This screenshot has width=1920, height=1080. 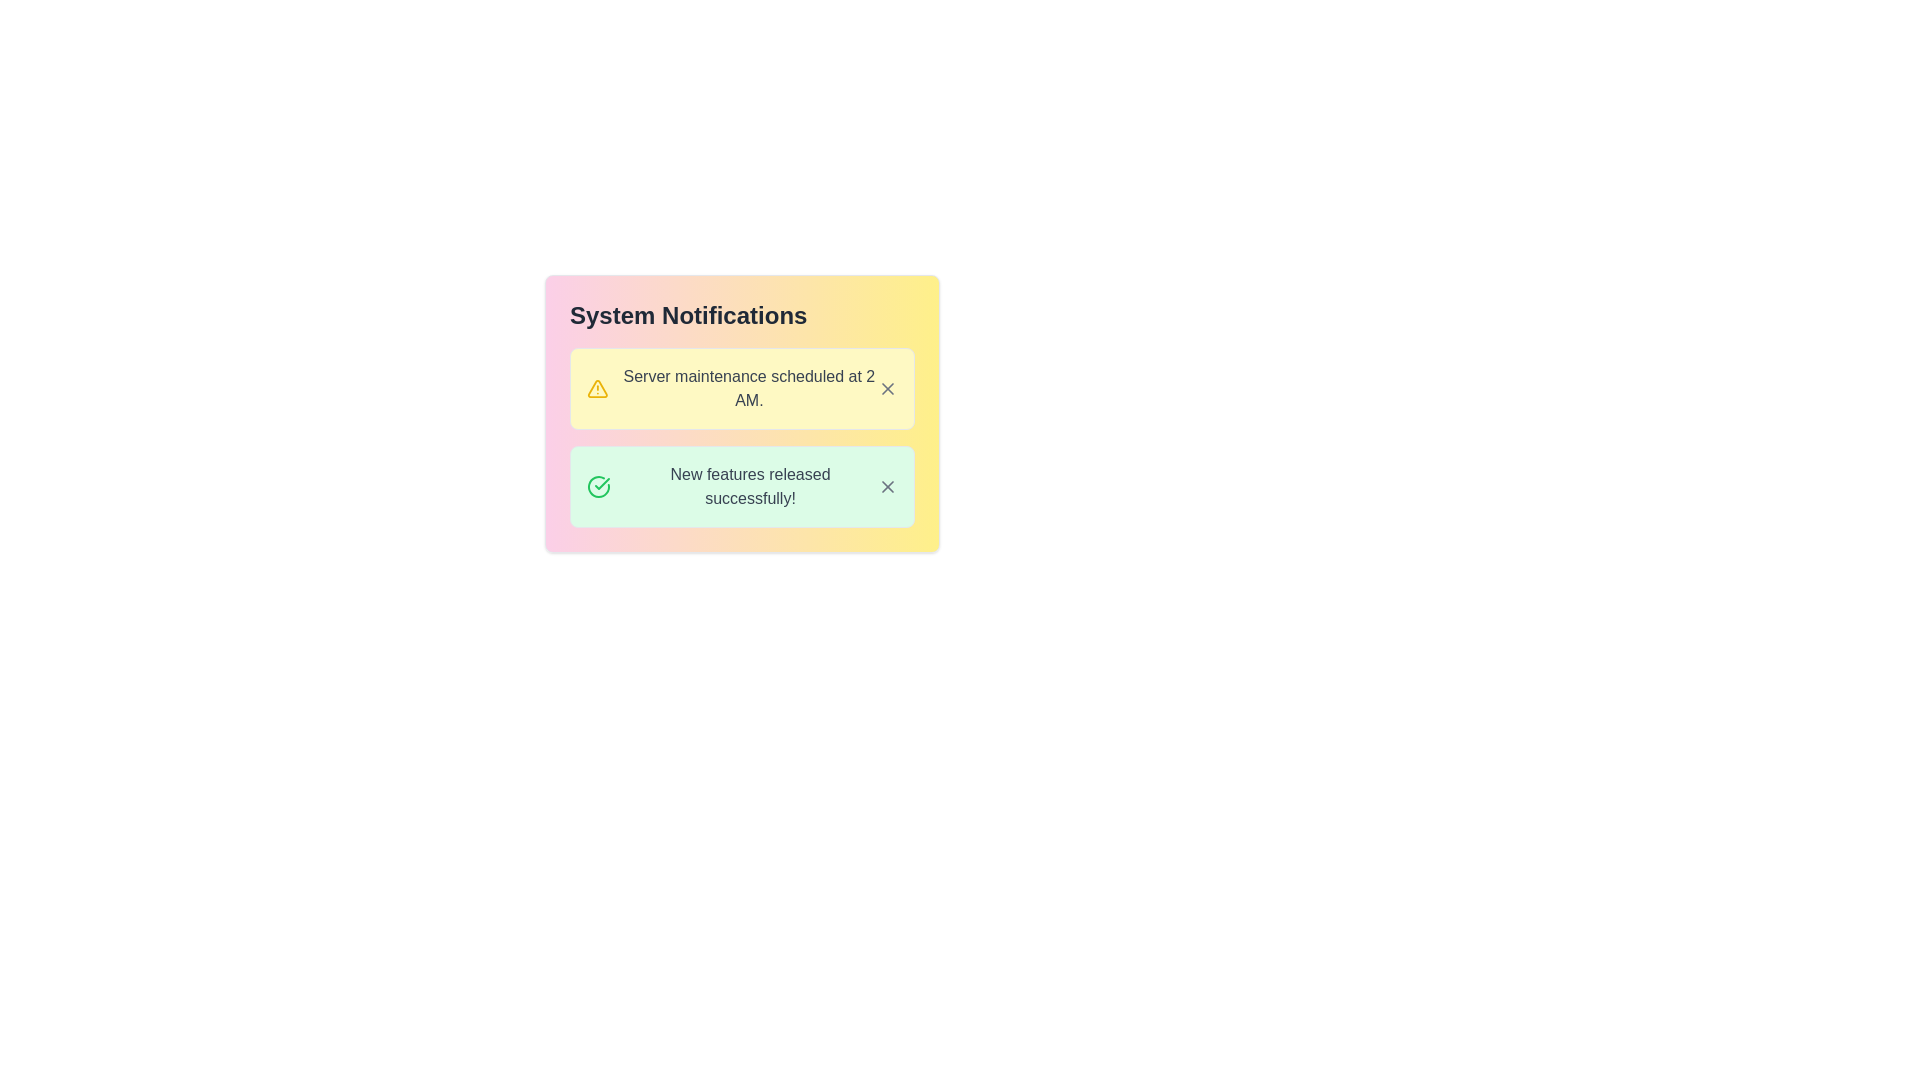 What do you see at coordinates (887, 486) in the screenshot?
I see `the gray 'X' shape close icon located in the top right corner of the notification box labeled 'New features released successfully!'` at bounding box center [887, 486].